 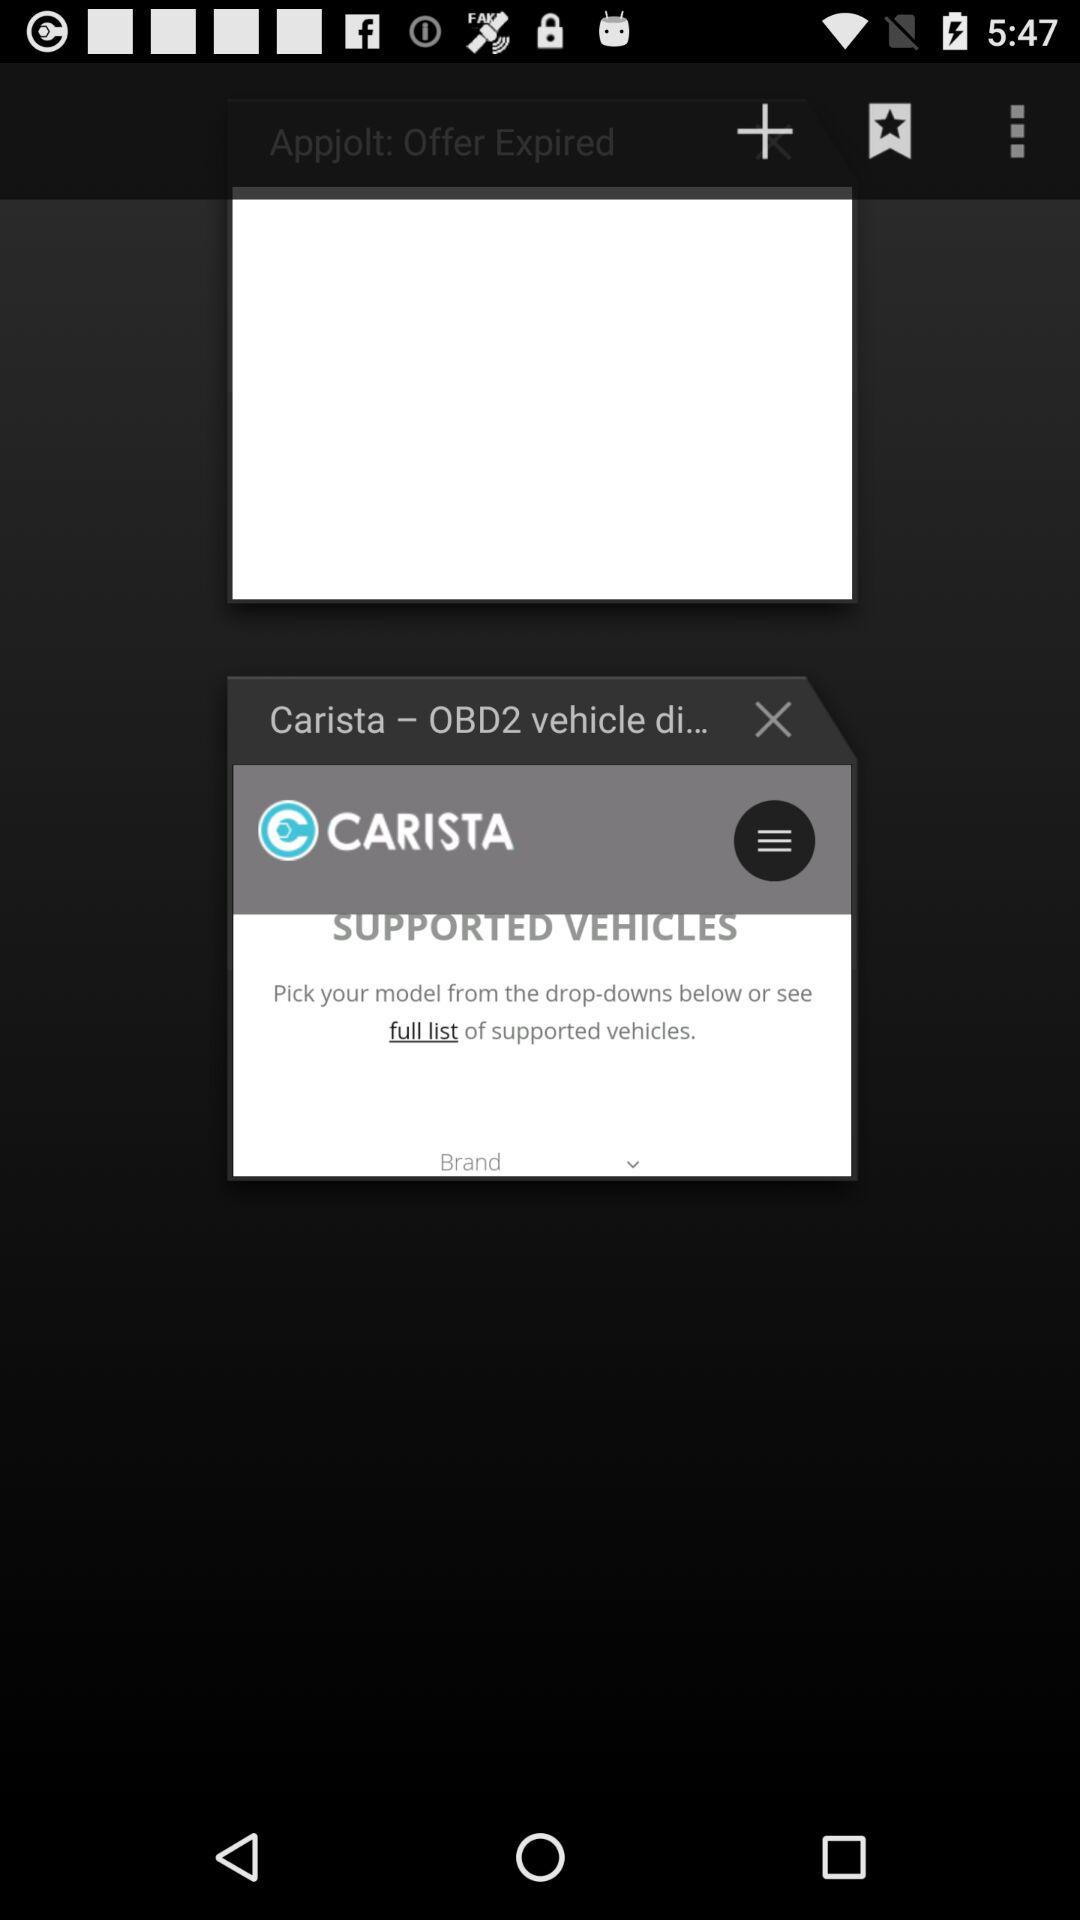 I want to click on the bookmark icon, so click(x=890, y=139).